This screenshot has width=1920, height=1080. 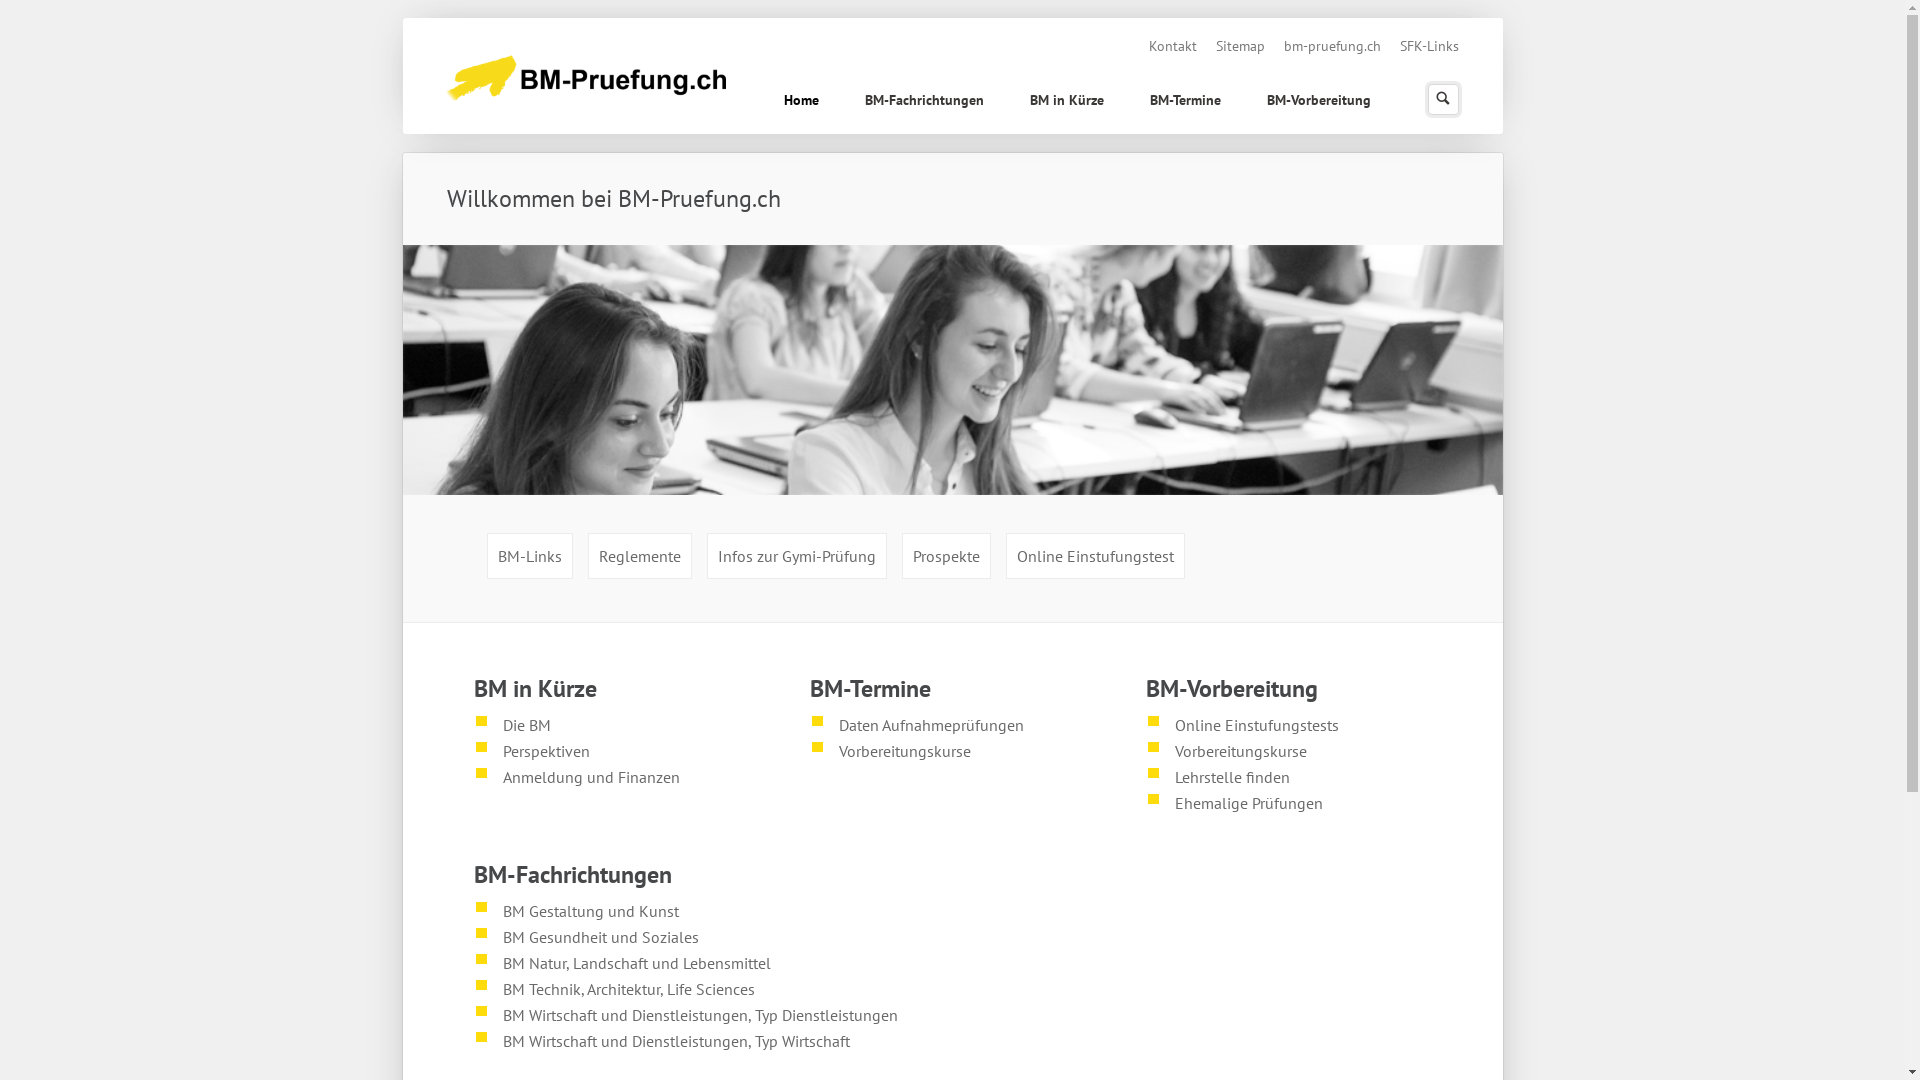 What do you see at coordinates (590, 775) in the screenshot?
I see `'Anmeldung und Finanzen'` at bounding box center [590, 775].